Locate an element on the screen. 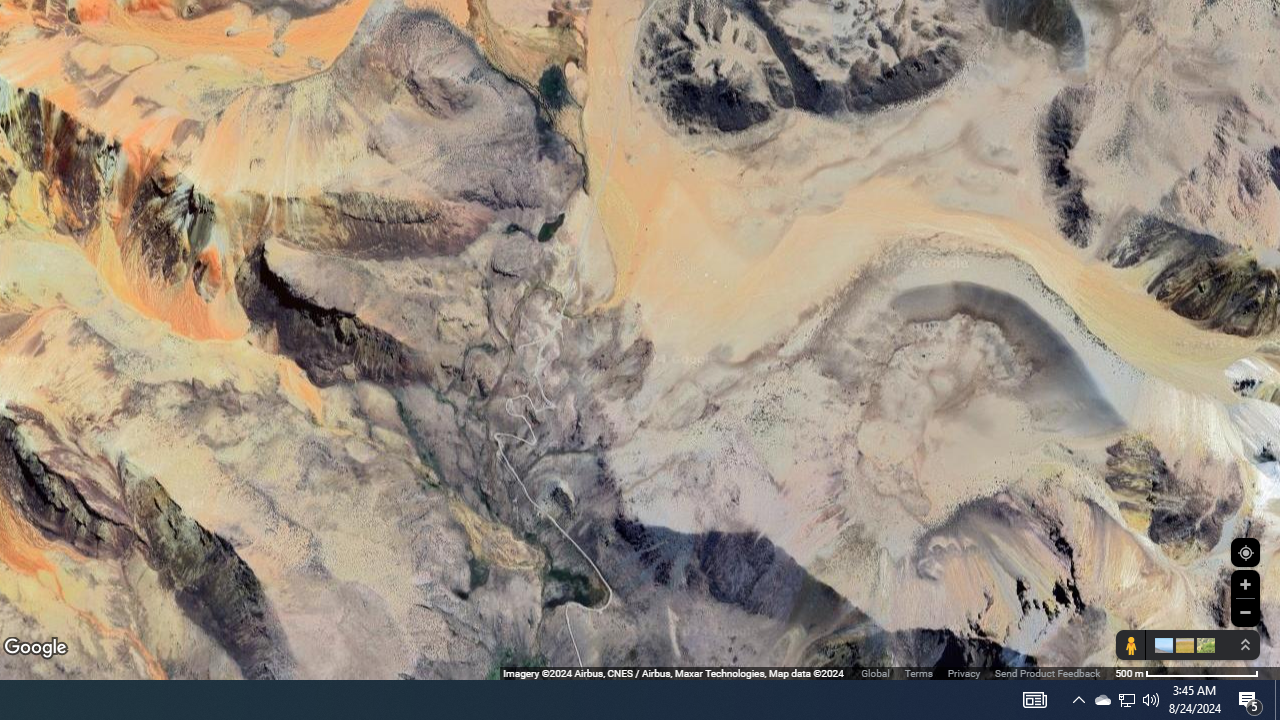 This screenshot has width=1280, height=720. 'Zoom out' is located at coordinates (1244, 611).